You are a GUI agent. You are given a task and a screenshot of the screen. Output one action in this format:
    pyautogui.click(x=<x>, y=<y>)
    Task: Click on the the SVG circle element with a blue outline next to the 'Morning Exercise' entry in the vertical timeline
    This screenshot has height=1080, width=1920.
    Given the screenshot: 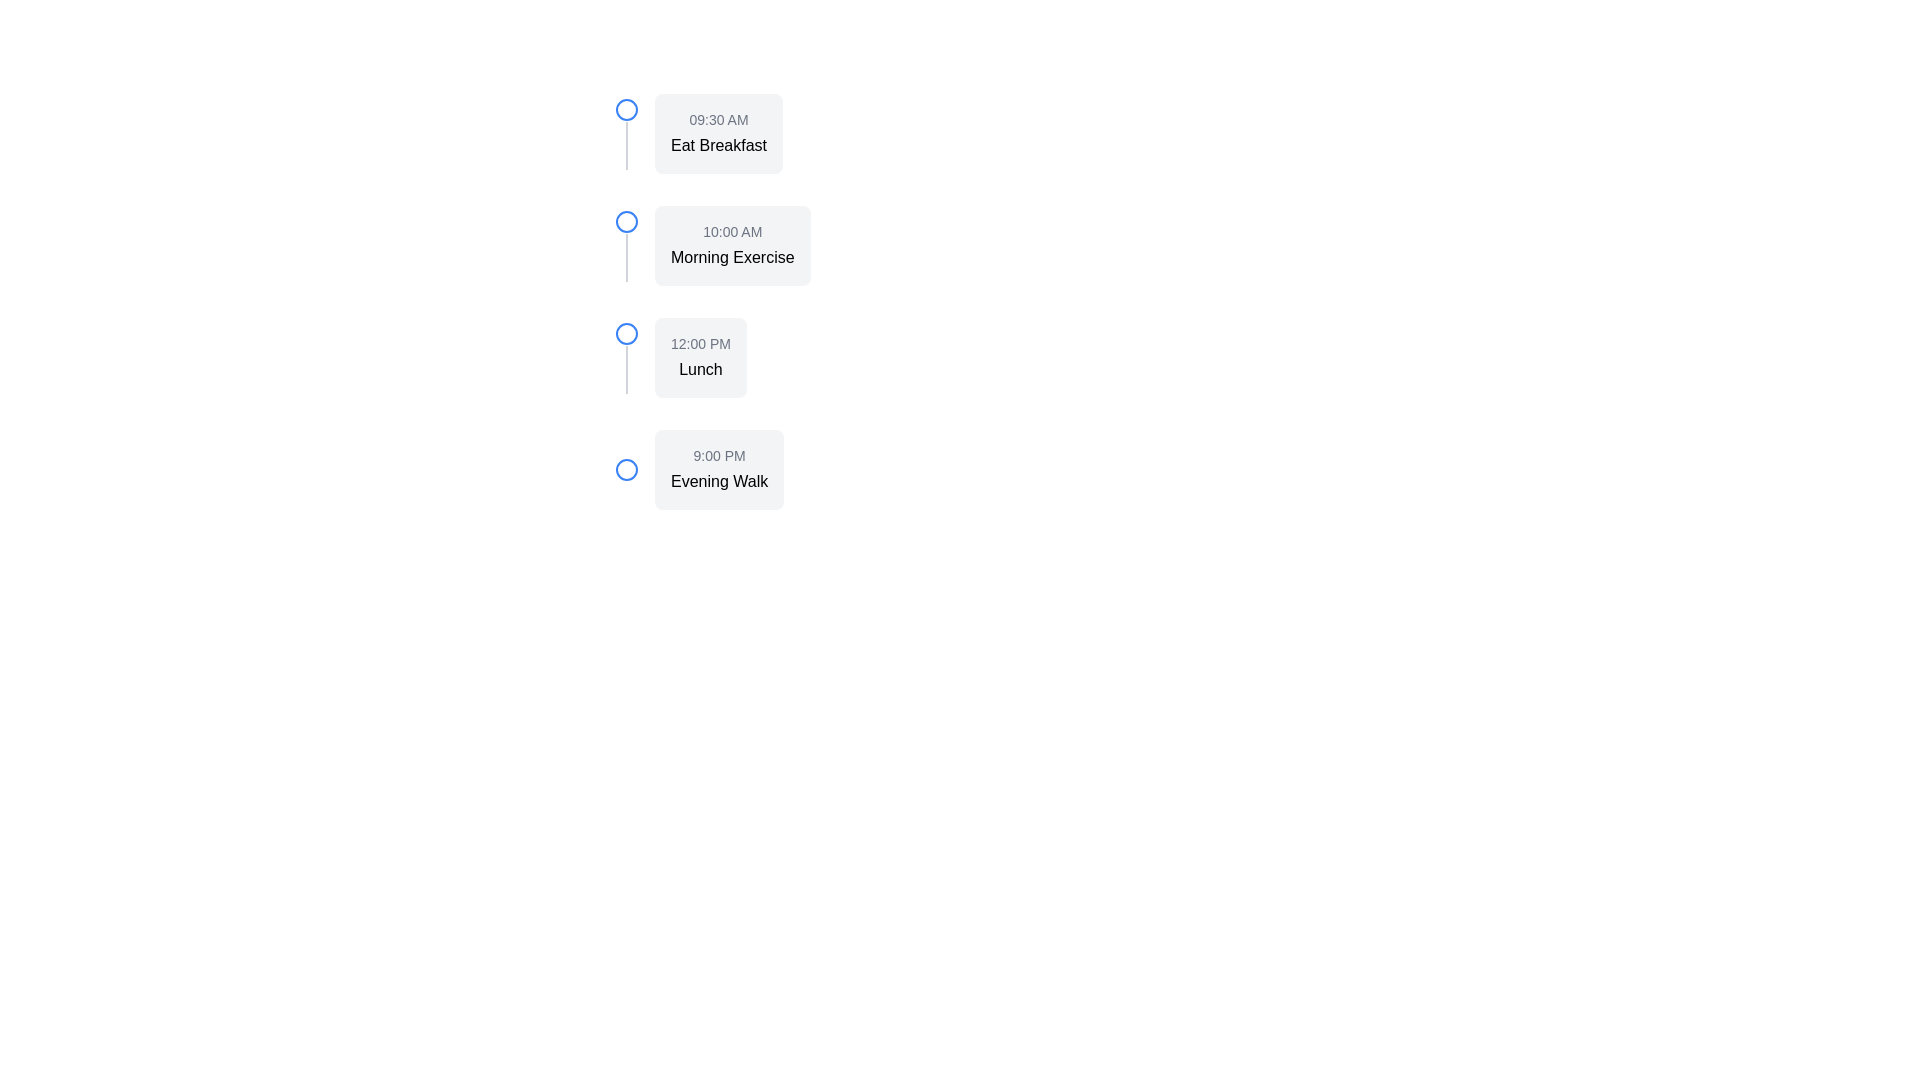 What is the action you would take?
    pyautogui.click(x=626, y=222)
    